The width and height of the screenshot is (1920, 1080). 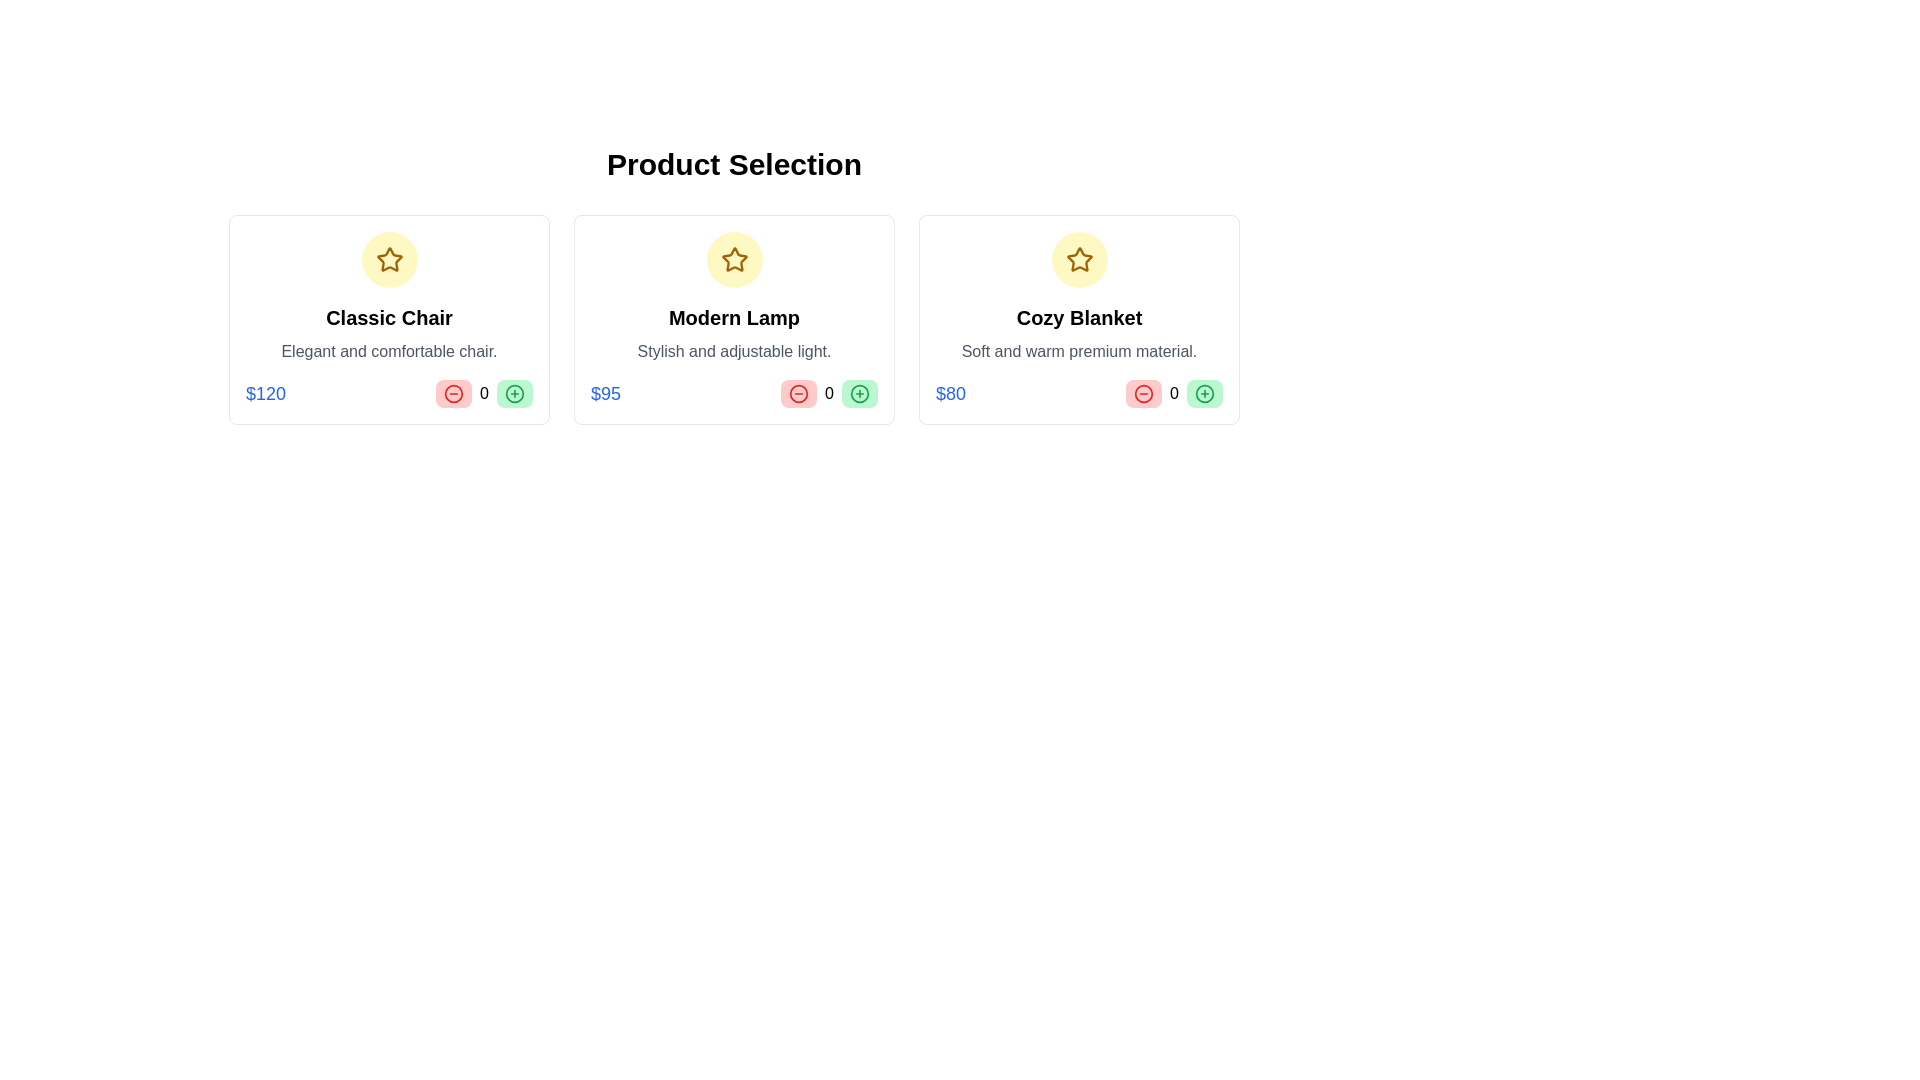 What do you see at coordinates (733, 258) in the screenshot?
I see `the star-shaped icon button with a yellow color fill located at the top of the 'Cozy Blanket' card` at bounding box center [733, 258].